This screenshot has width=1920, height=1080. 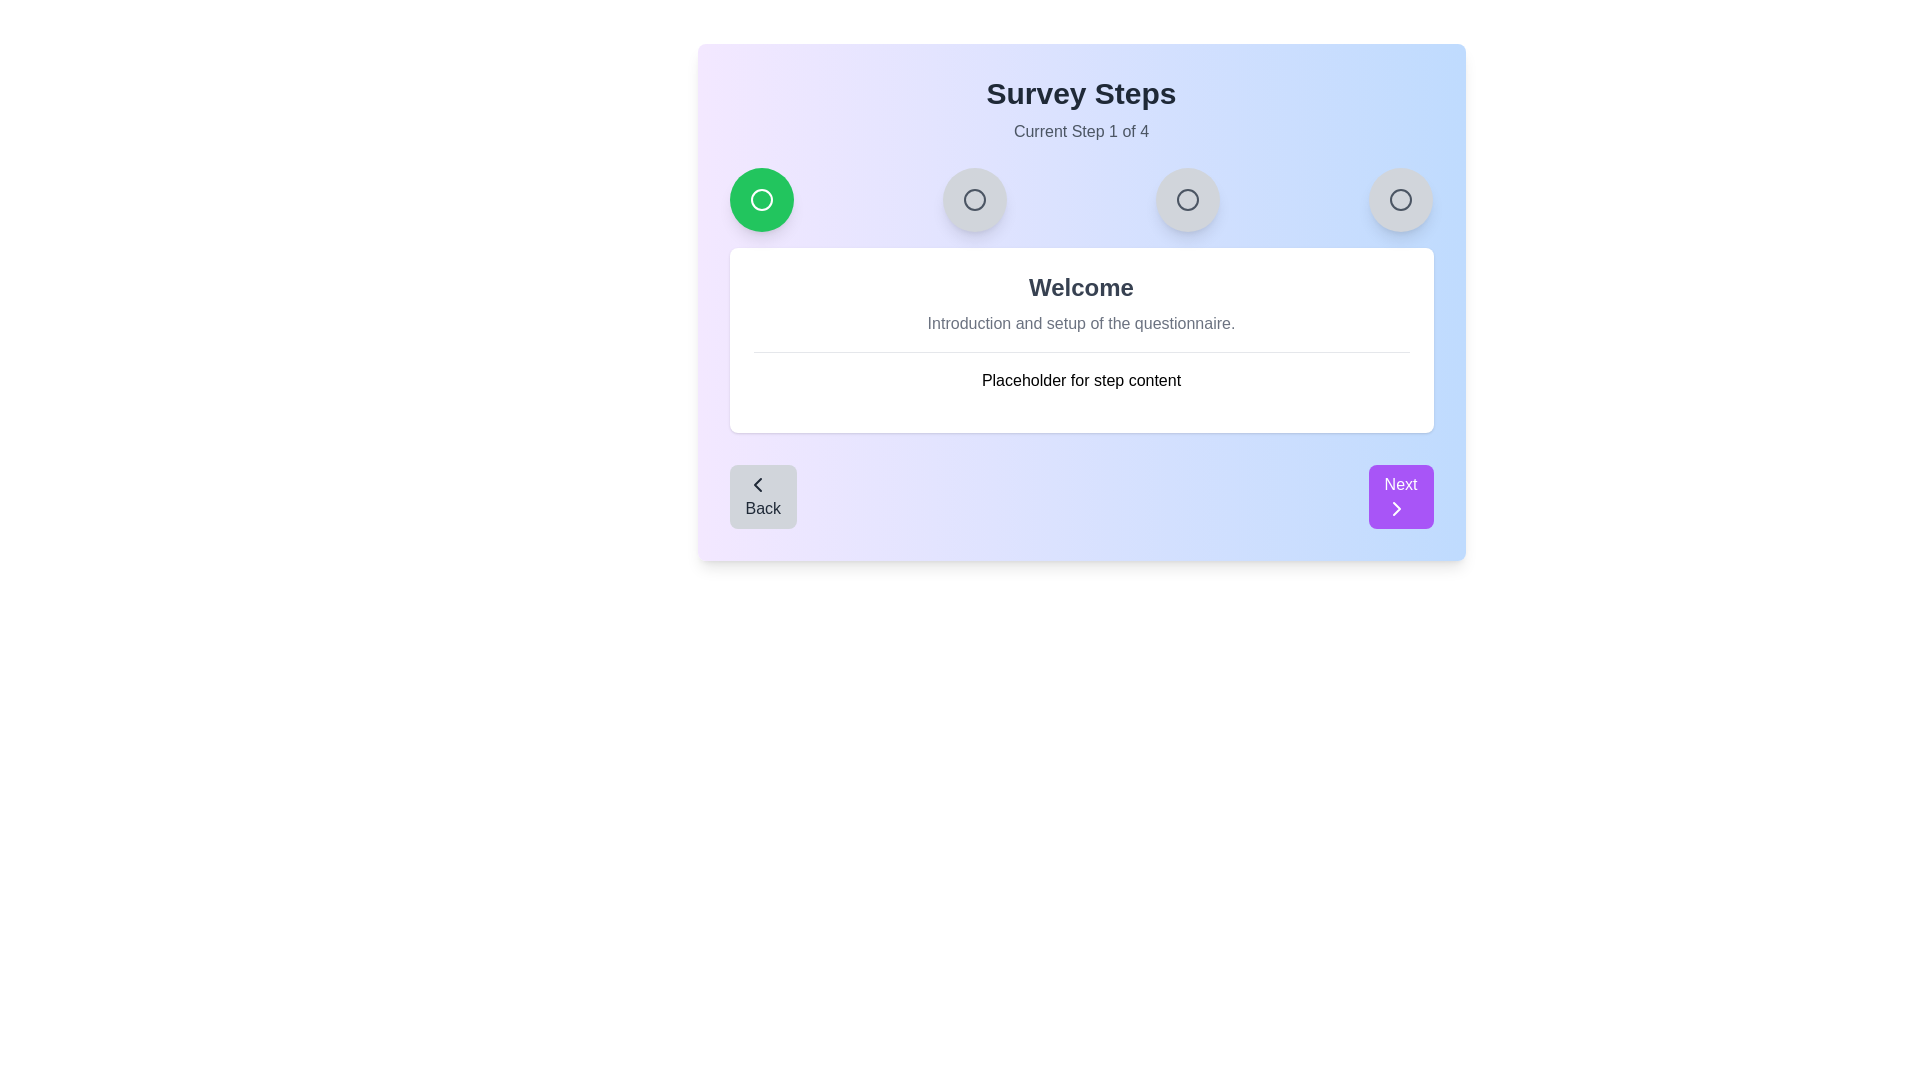 What do you see at coordinates (974, 200) in the screenshot?
I see `the second circular step indicator in the navigation area, which is a hollow gray outline located above the main content area` at bounding box center [974, 200].